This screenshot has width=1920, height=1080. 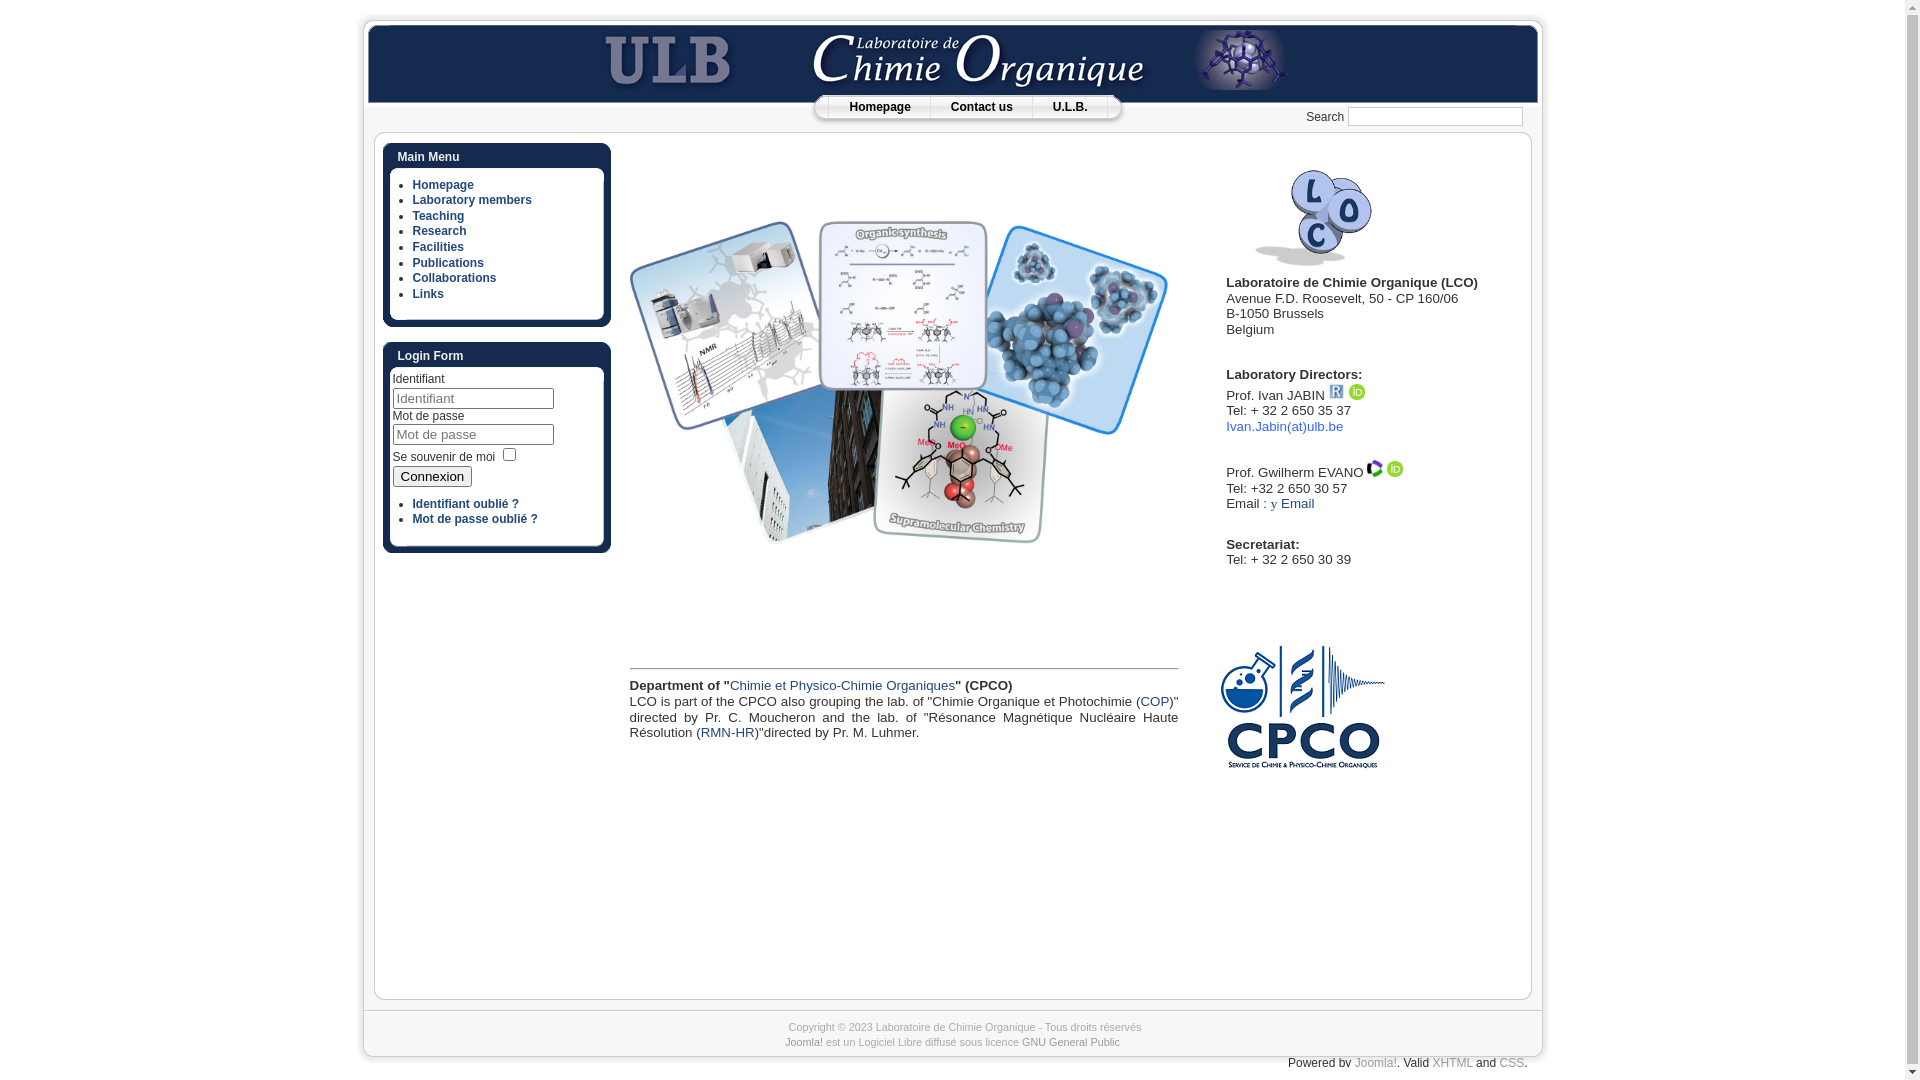 What do you see at coordinates (1511, 1062) in the screenshot?
I see `'CSS'` at bounding box center [1511, 1062].